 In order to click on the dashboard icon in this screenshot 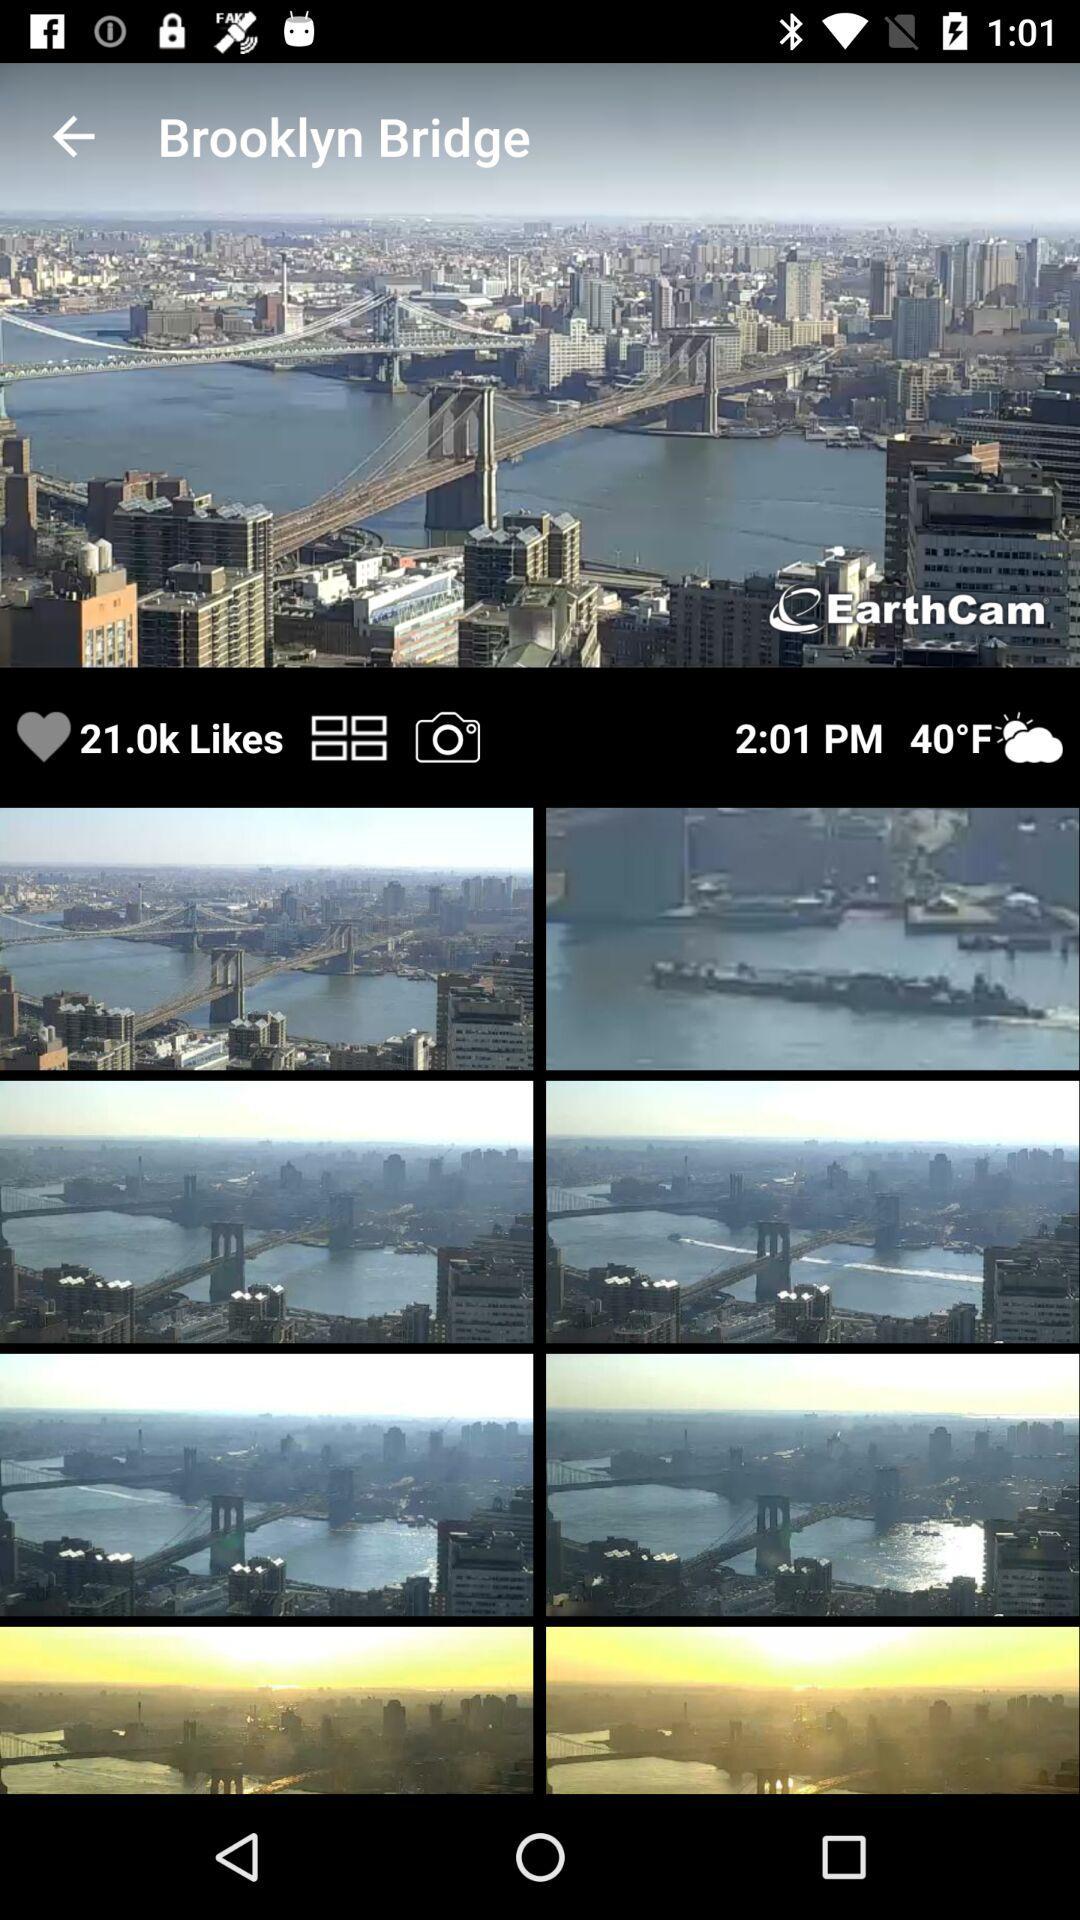, I will do `click(348, 736)`.